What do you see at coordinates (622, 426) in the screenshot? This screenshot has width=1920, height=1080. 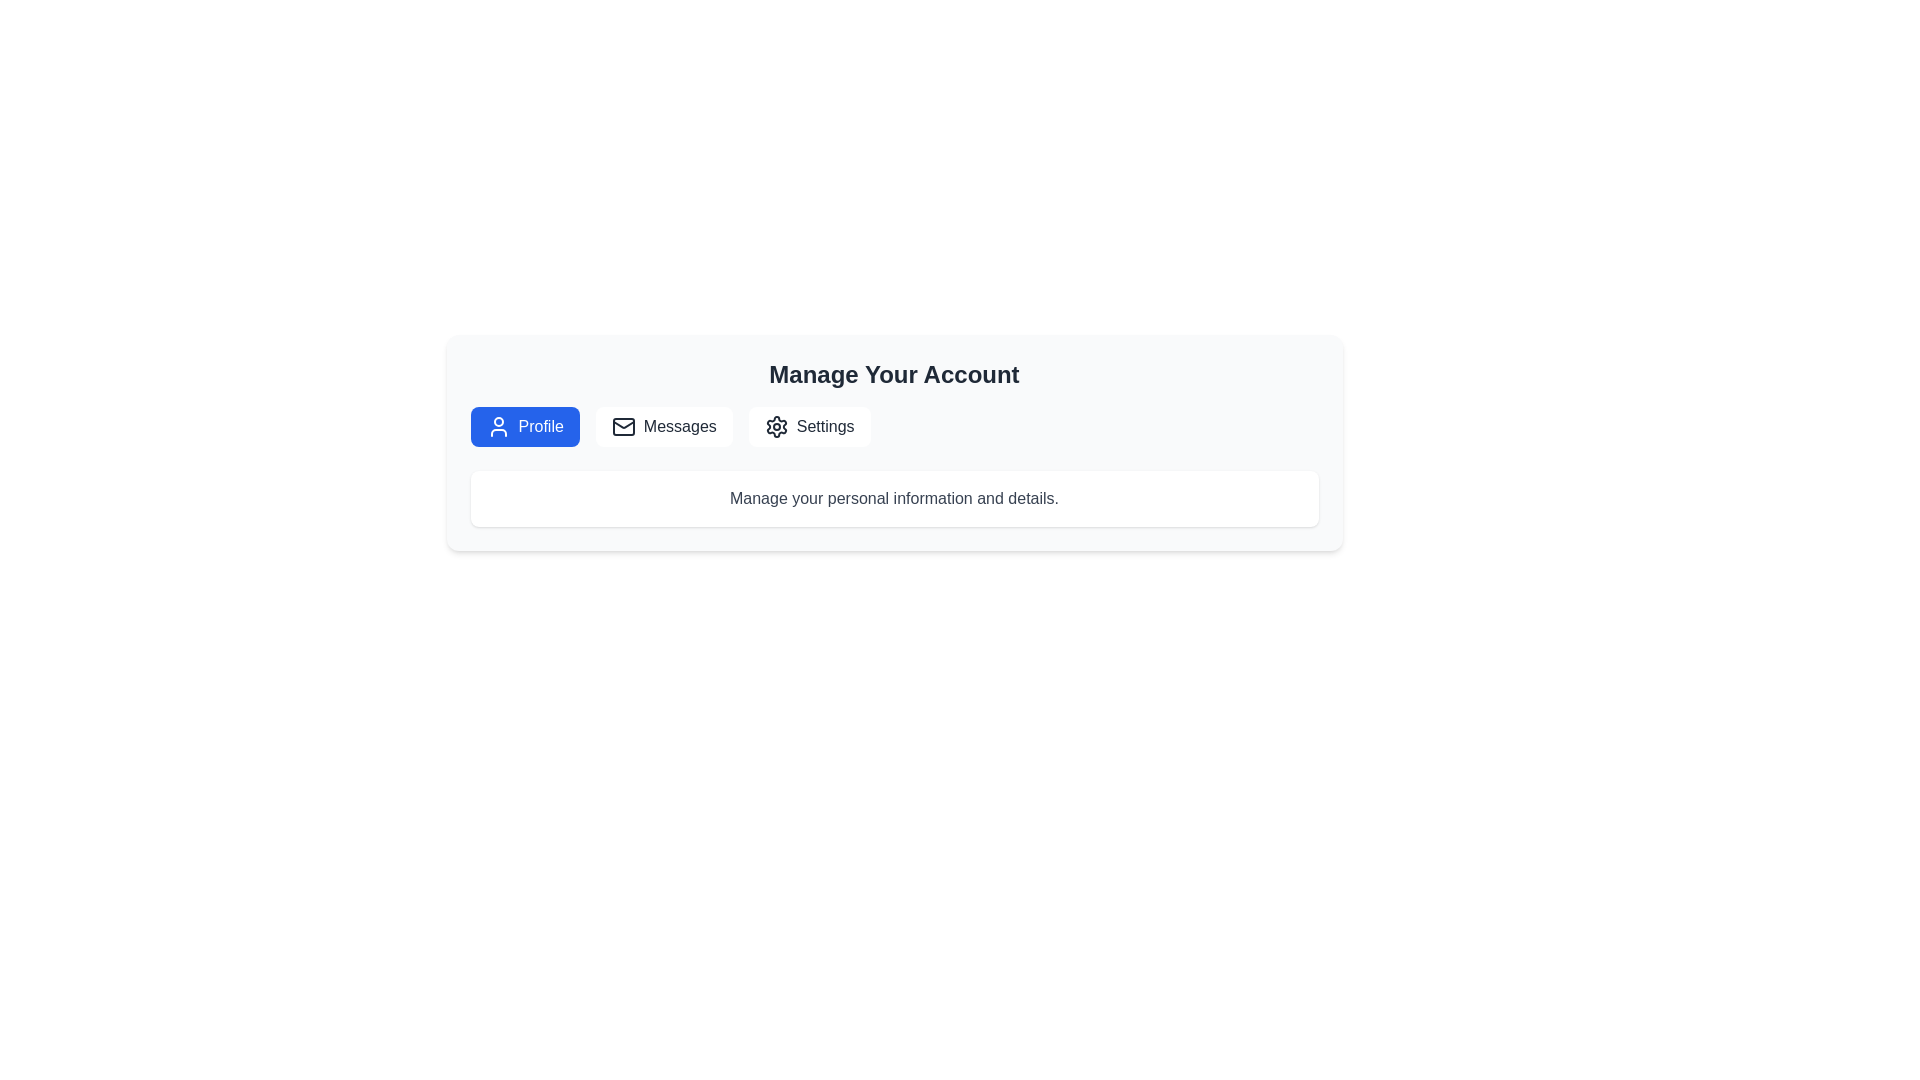 I see `the mail icon, which is a visual component suggesting messaging functionalities, located to the left of the 'Messages' text in the middle section of the interface` at bounding box center [622, 426].